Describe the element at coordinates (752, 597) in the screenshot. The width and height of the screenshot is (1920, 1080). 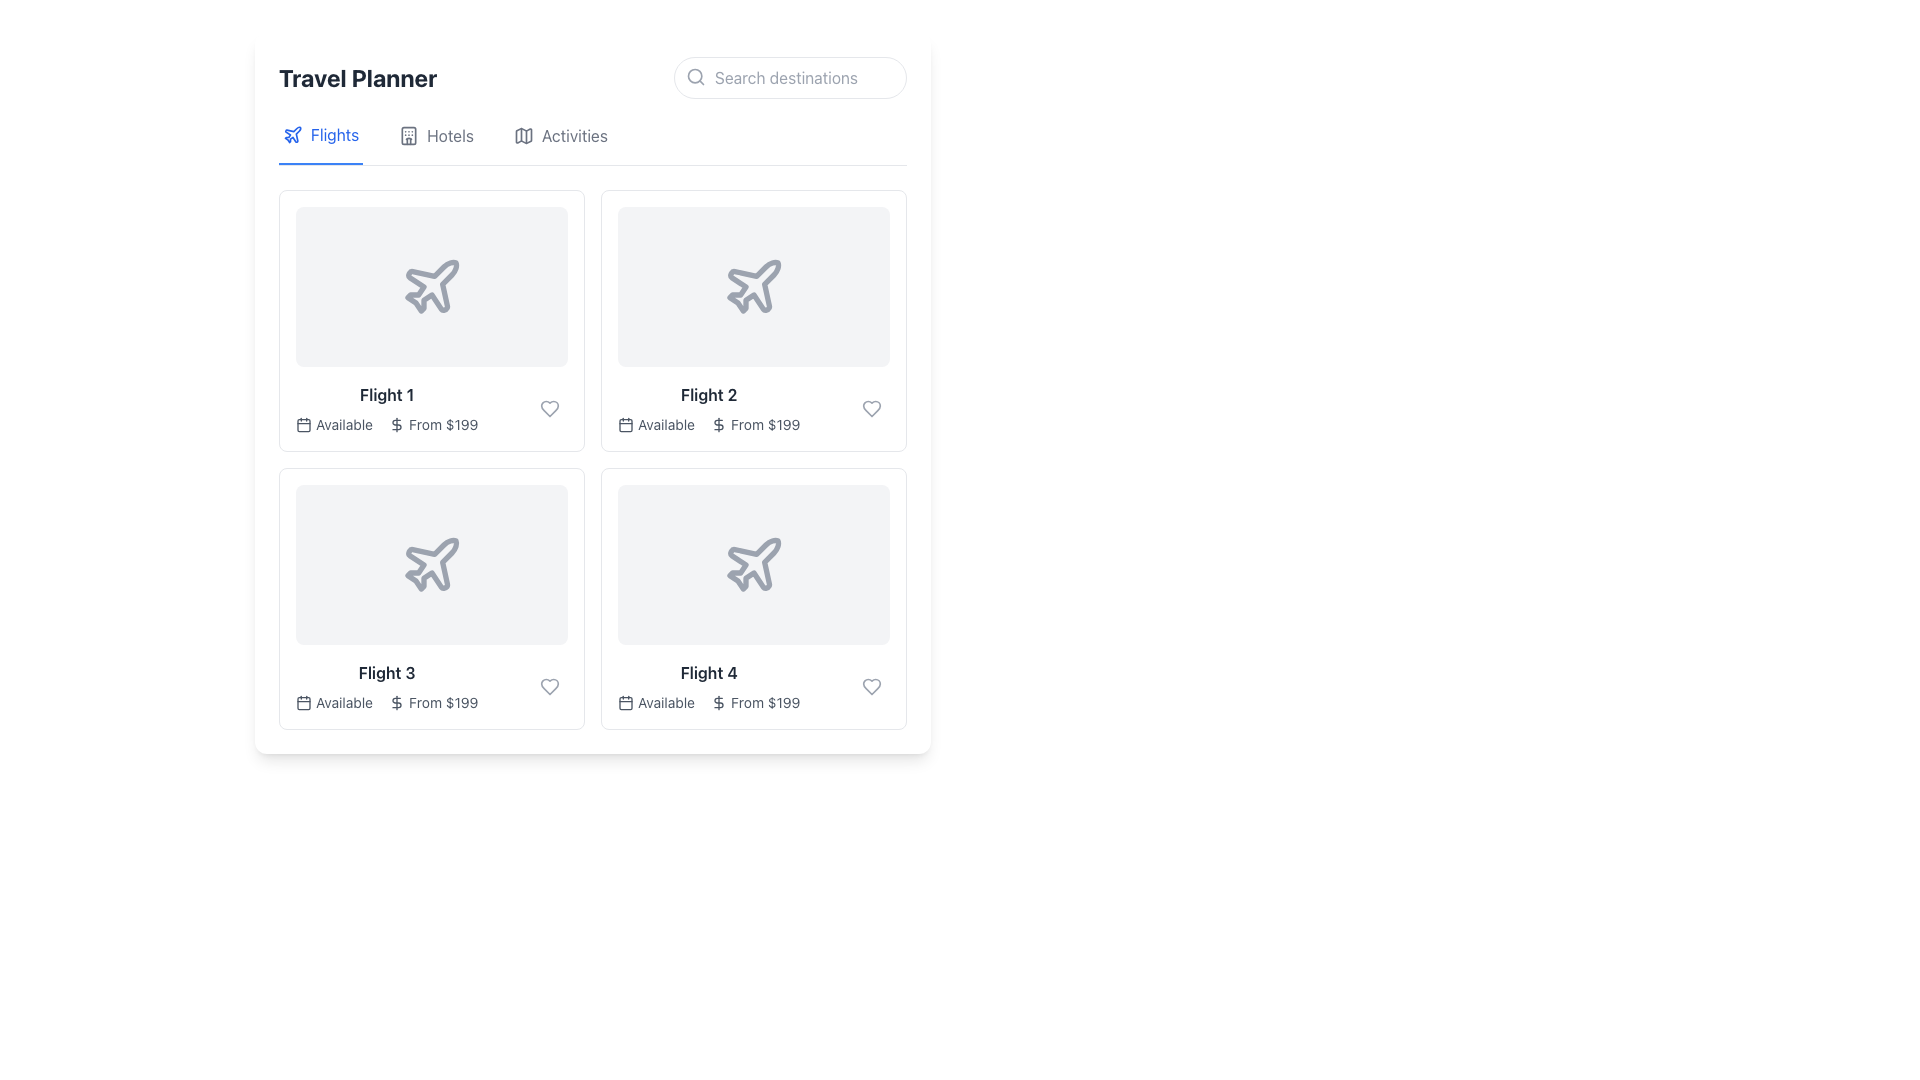
I see `the card component representing 'Flight 4'` at that location.